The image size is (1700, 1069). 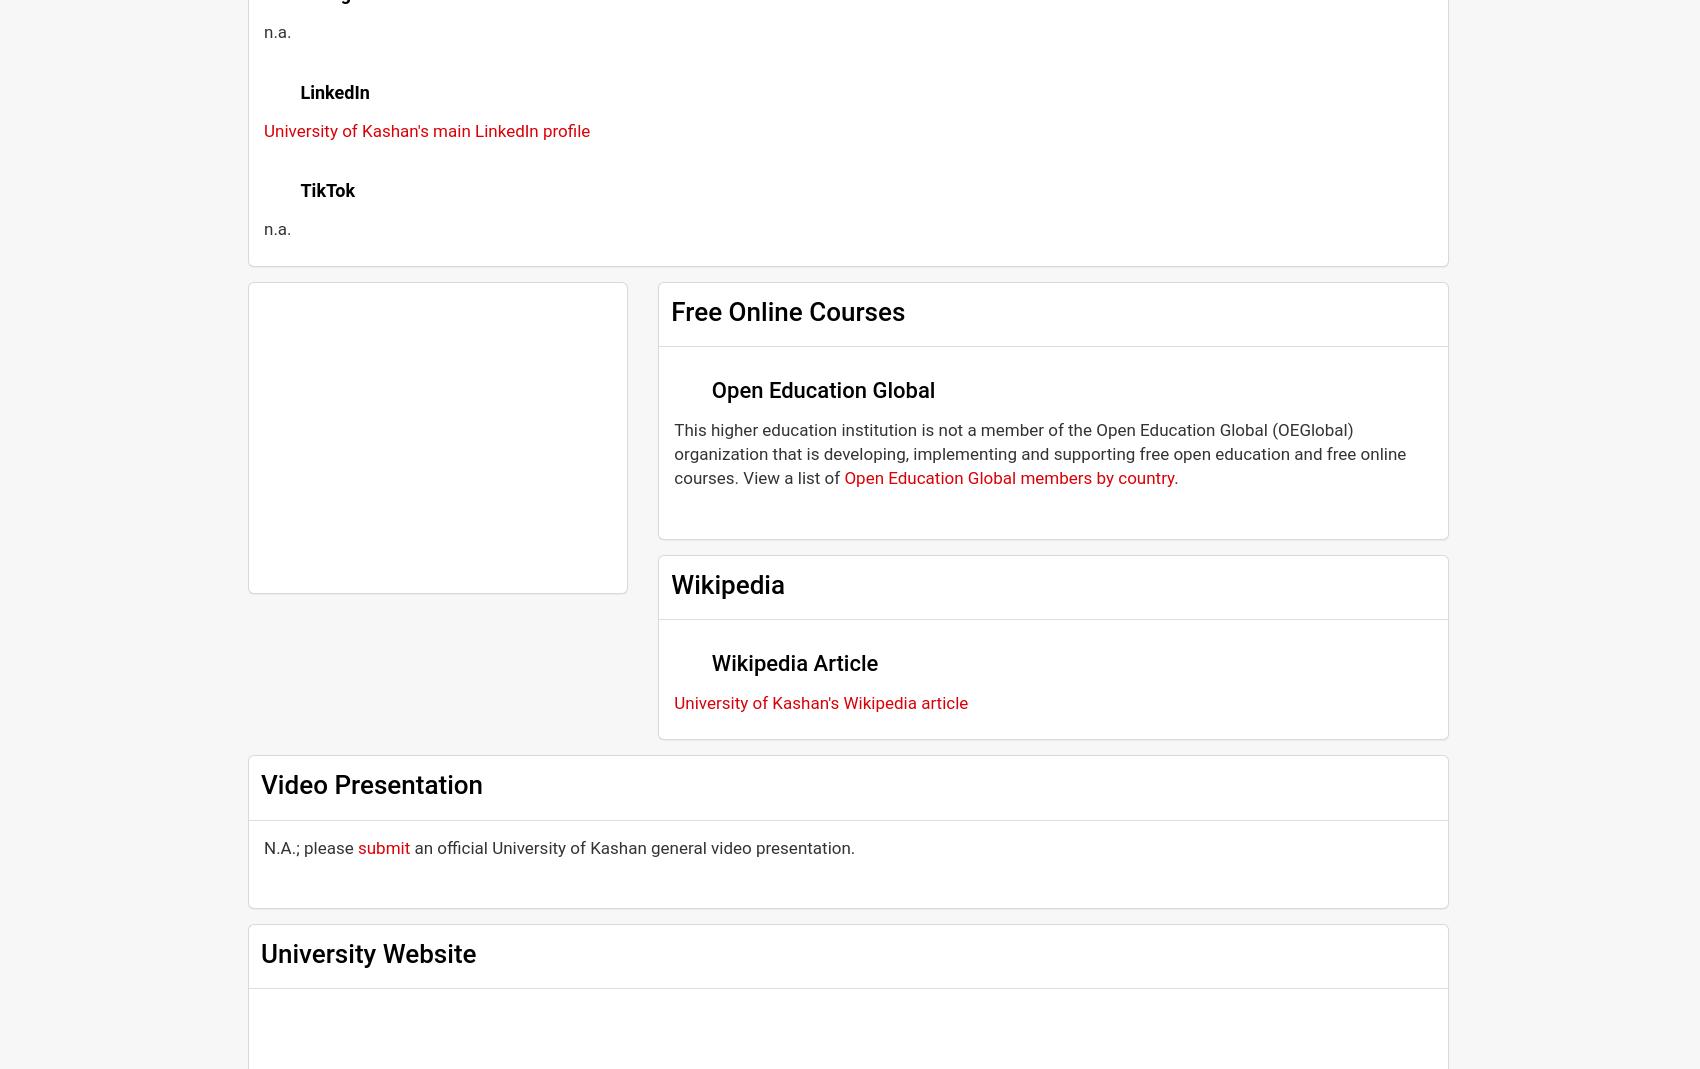 I want to click on 'Free Online Courses', so click(x=786, y=309).